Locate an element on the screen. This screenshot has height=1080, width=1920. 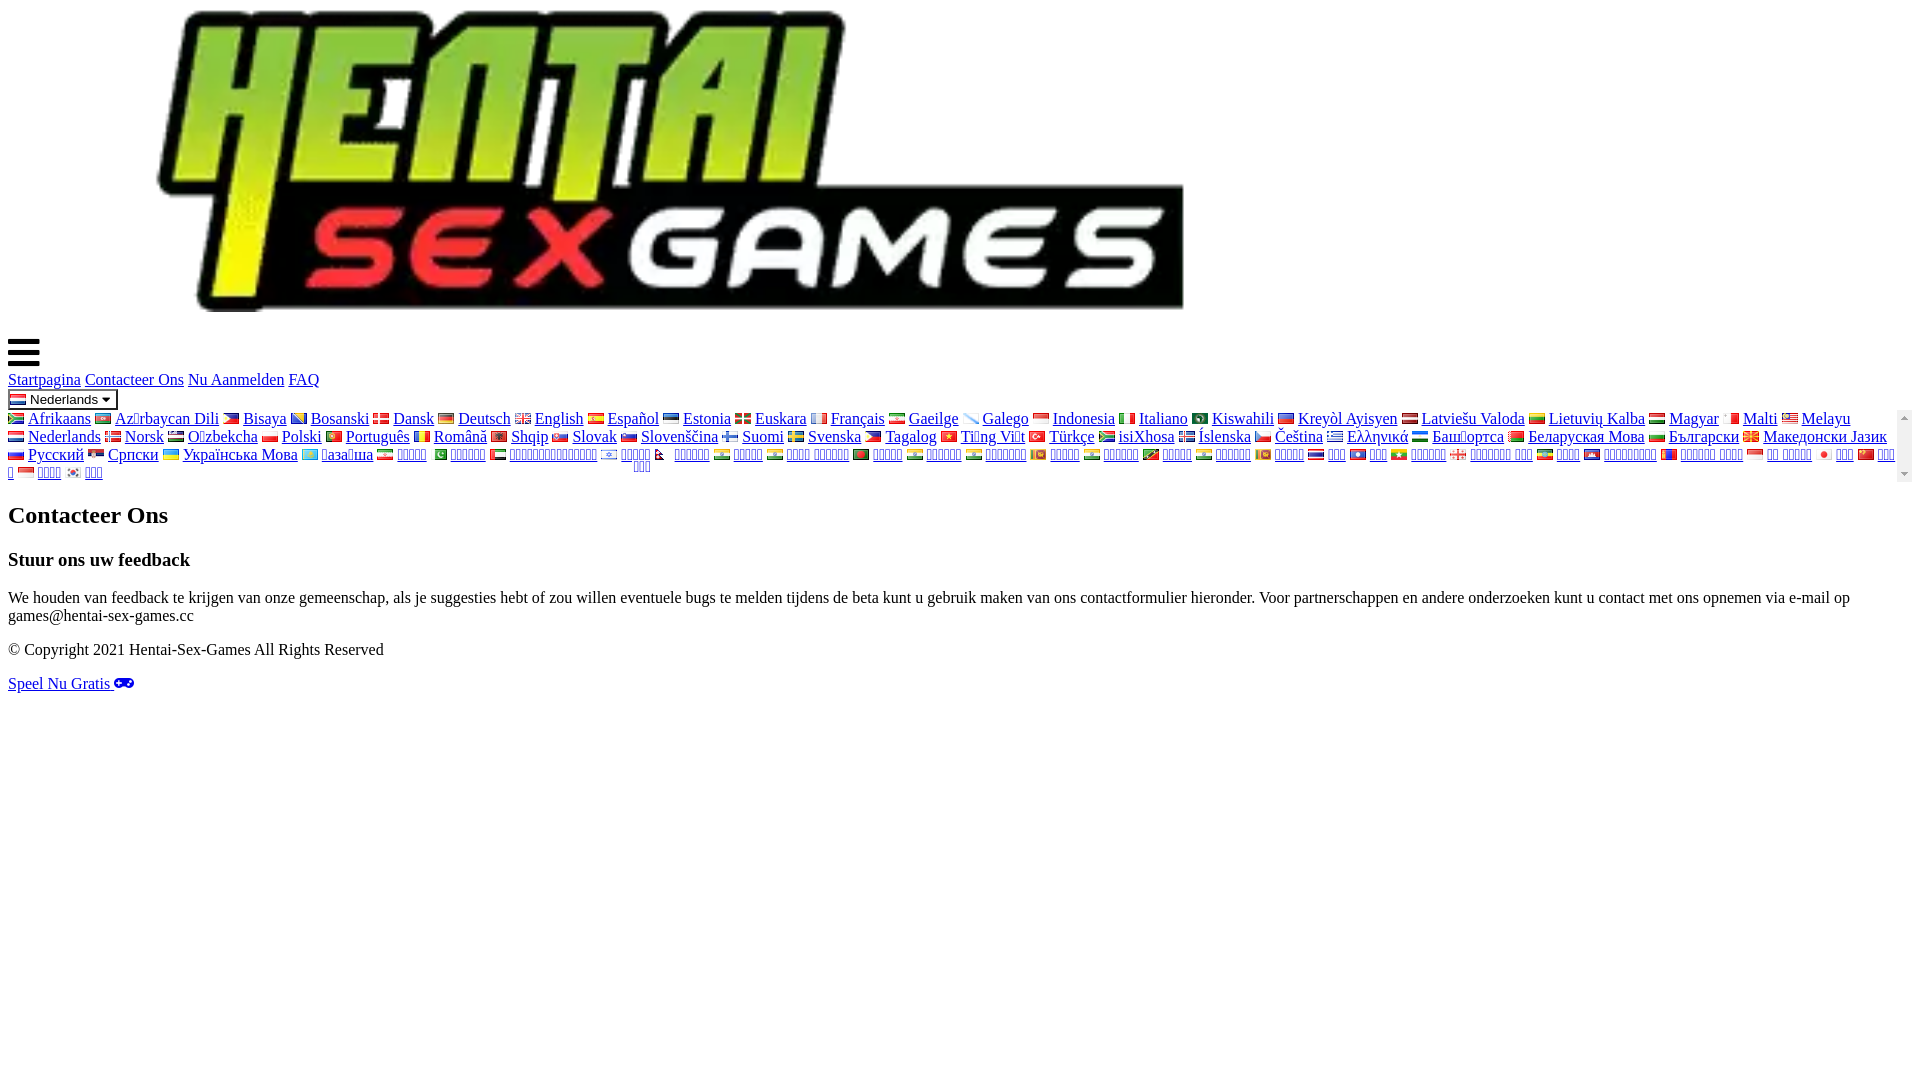
'Dansk' is located at coordinates (402, 417).